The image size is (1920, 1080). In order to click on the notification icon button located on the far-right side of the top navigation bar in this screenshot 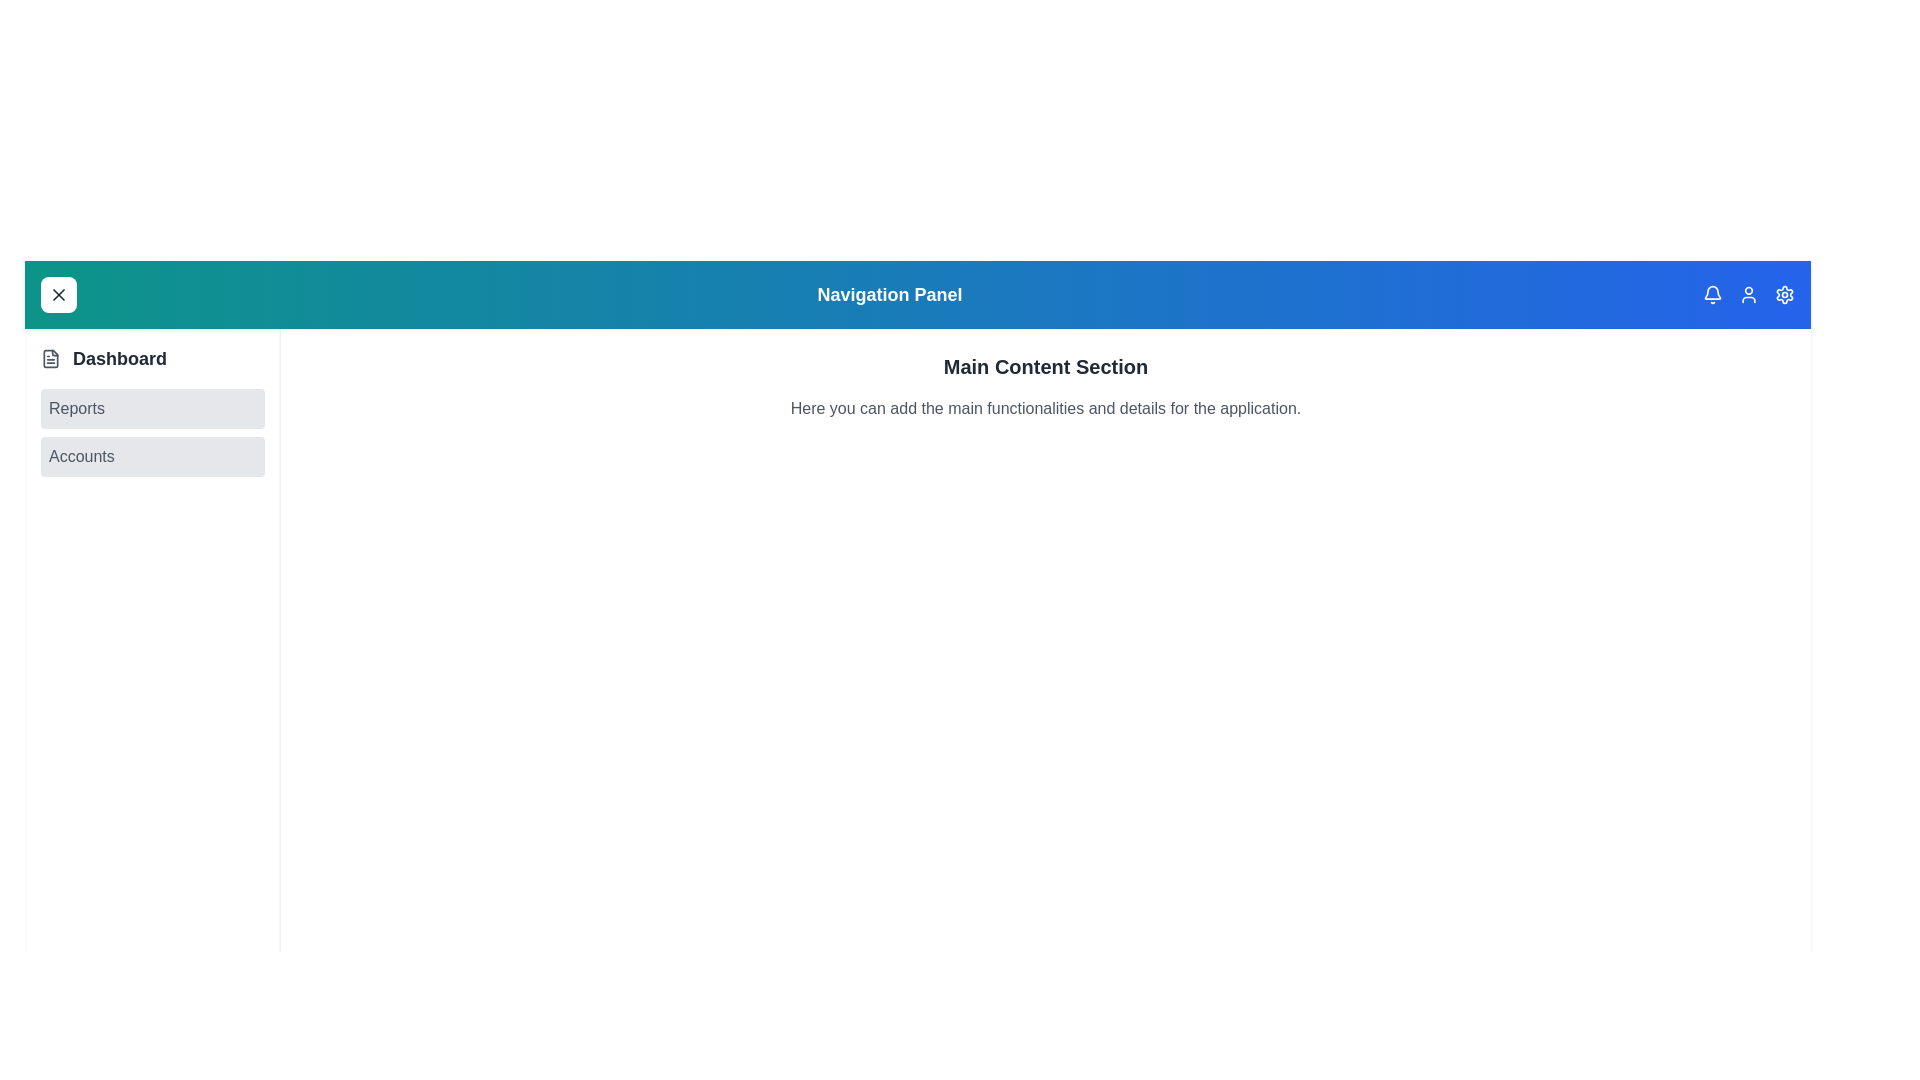, I will do `click(1712, 294)`.